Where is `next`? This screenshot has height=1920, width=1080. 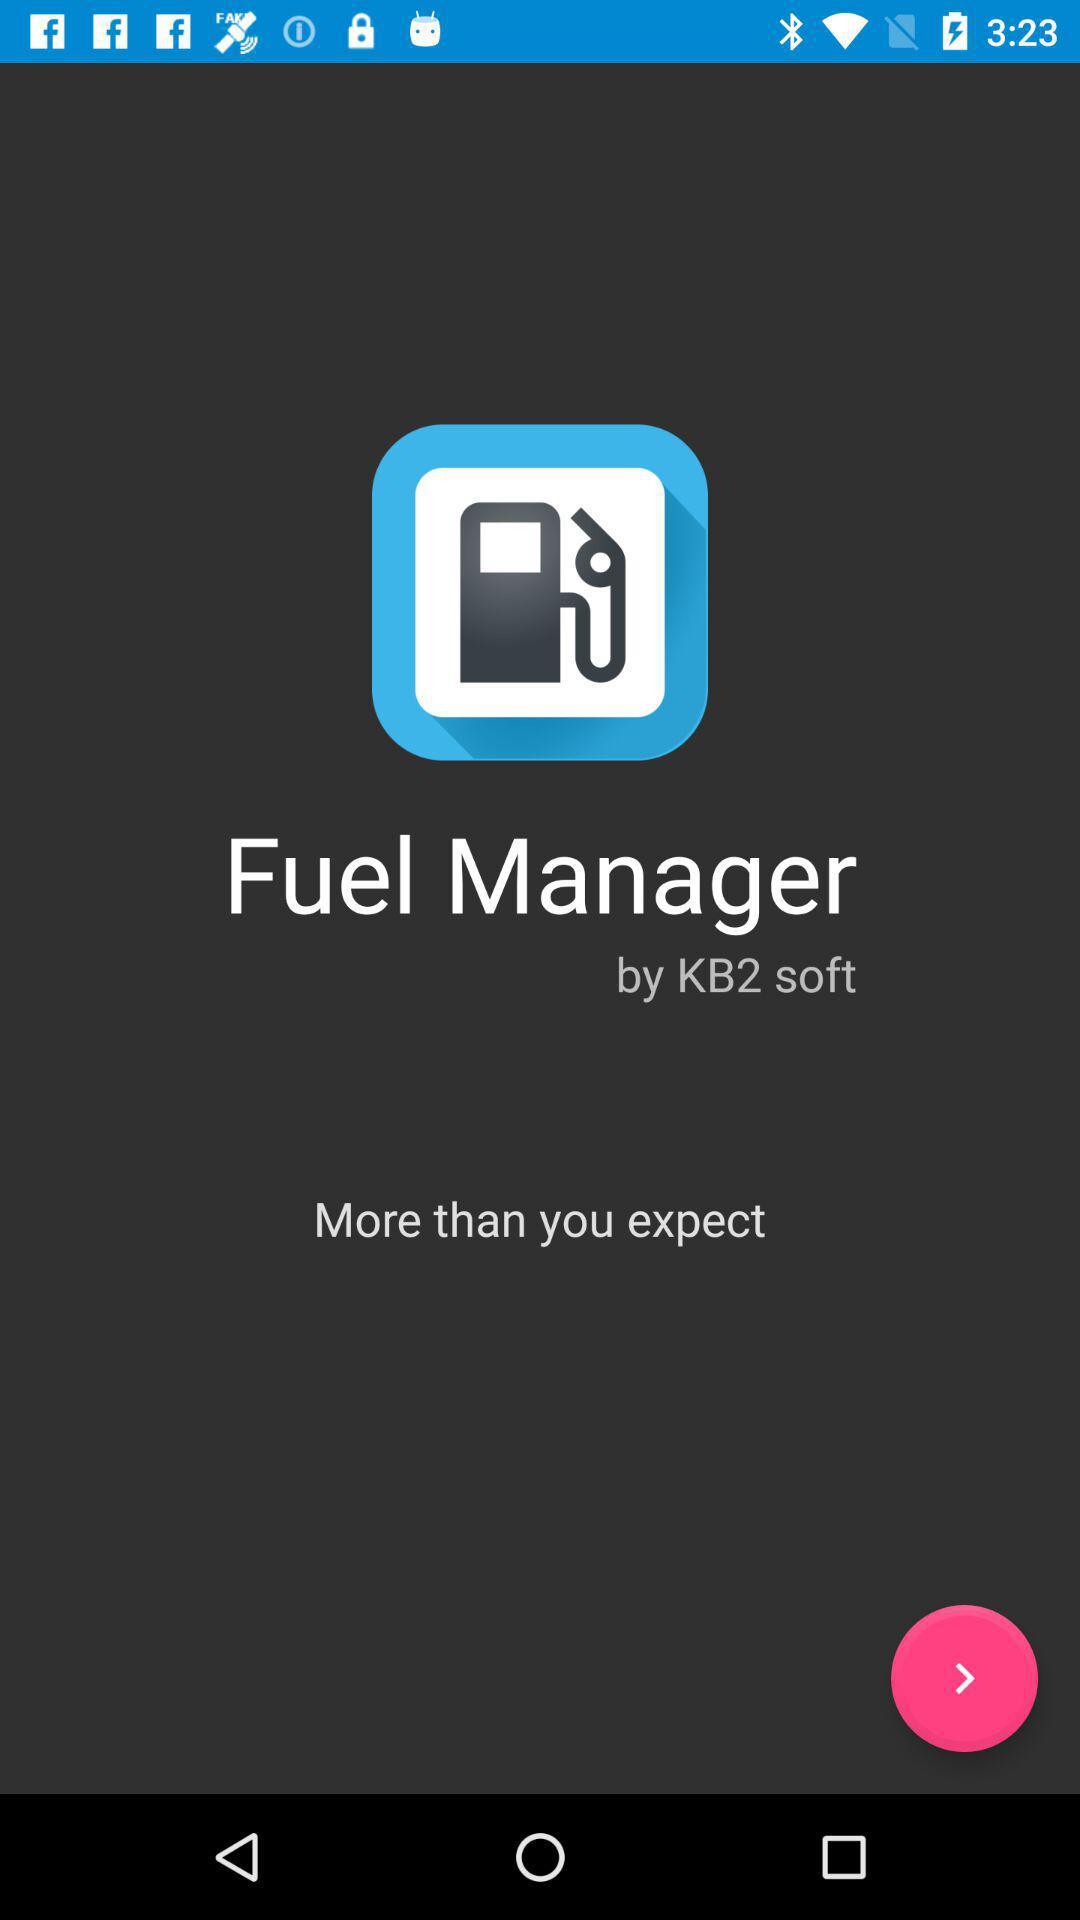 next is located at coordinates (963, 1678).